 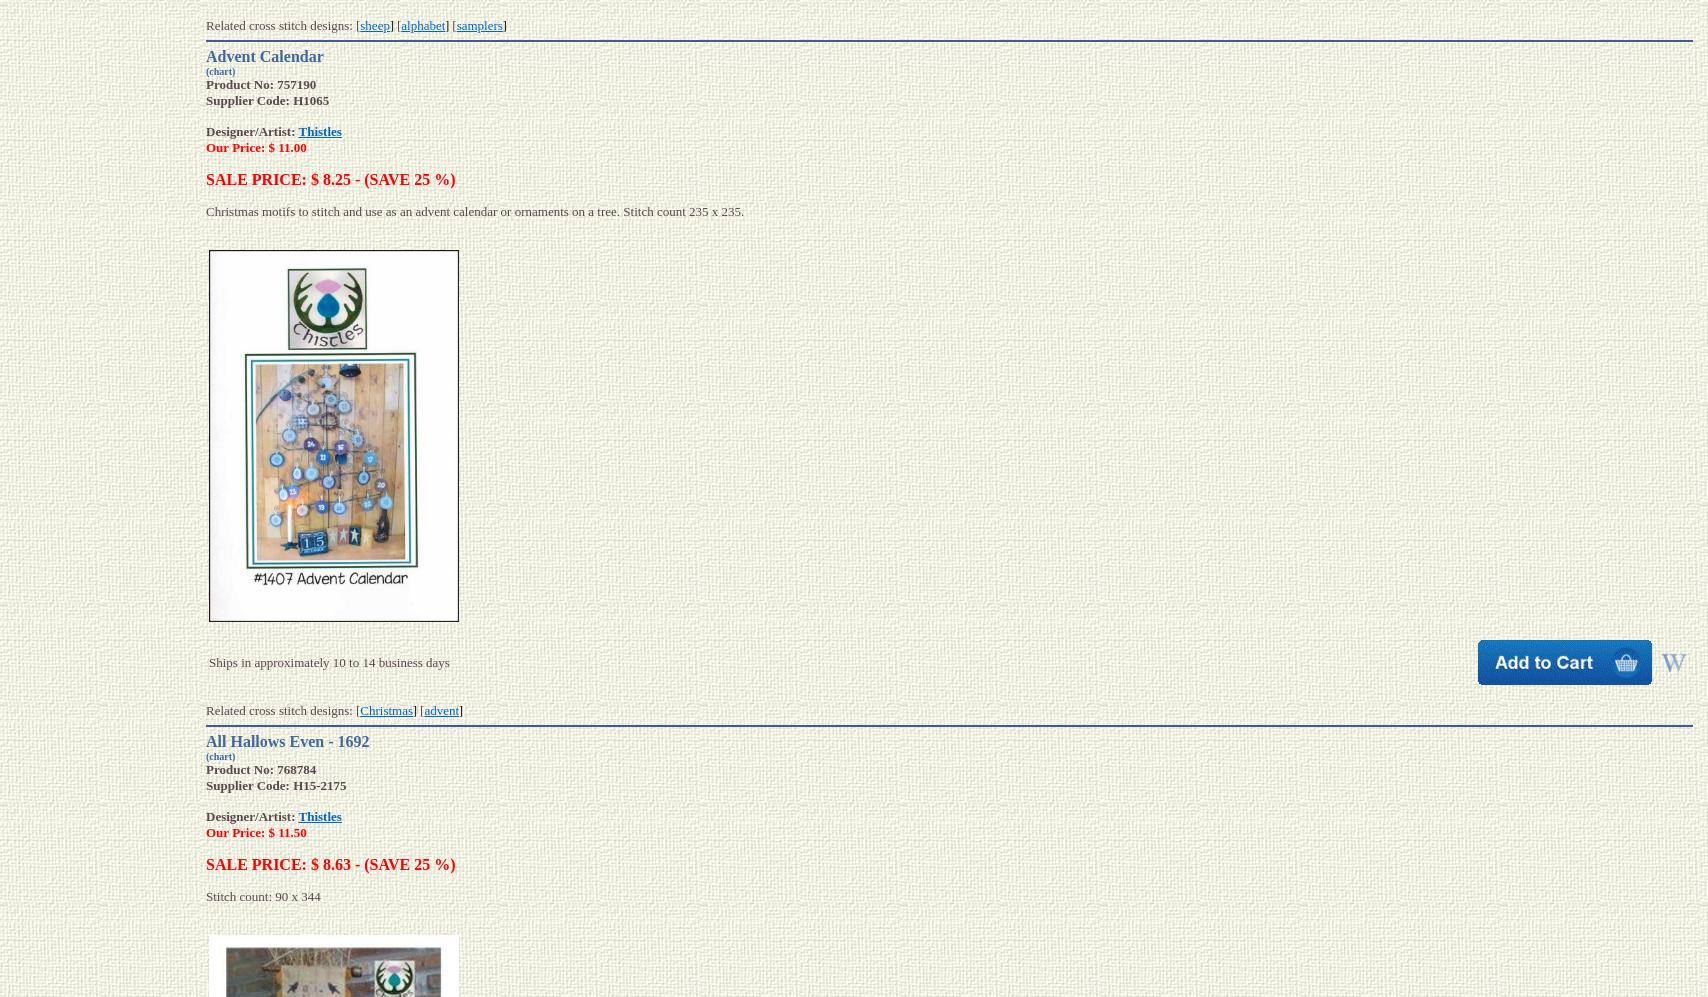 What do you see at coordinates (473, 210) in the screenshot?
I see `'Christmas motifs to stitch and use as an advent calendar or ornaments on a tree. Stitch count 235 x 235.'` at bounding box center [473, 210].